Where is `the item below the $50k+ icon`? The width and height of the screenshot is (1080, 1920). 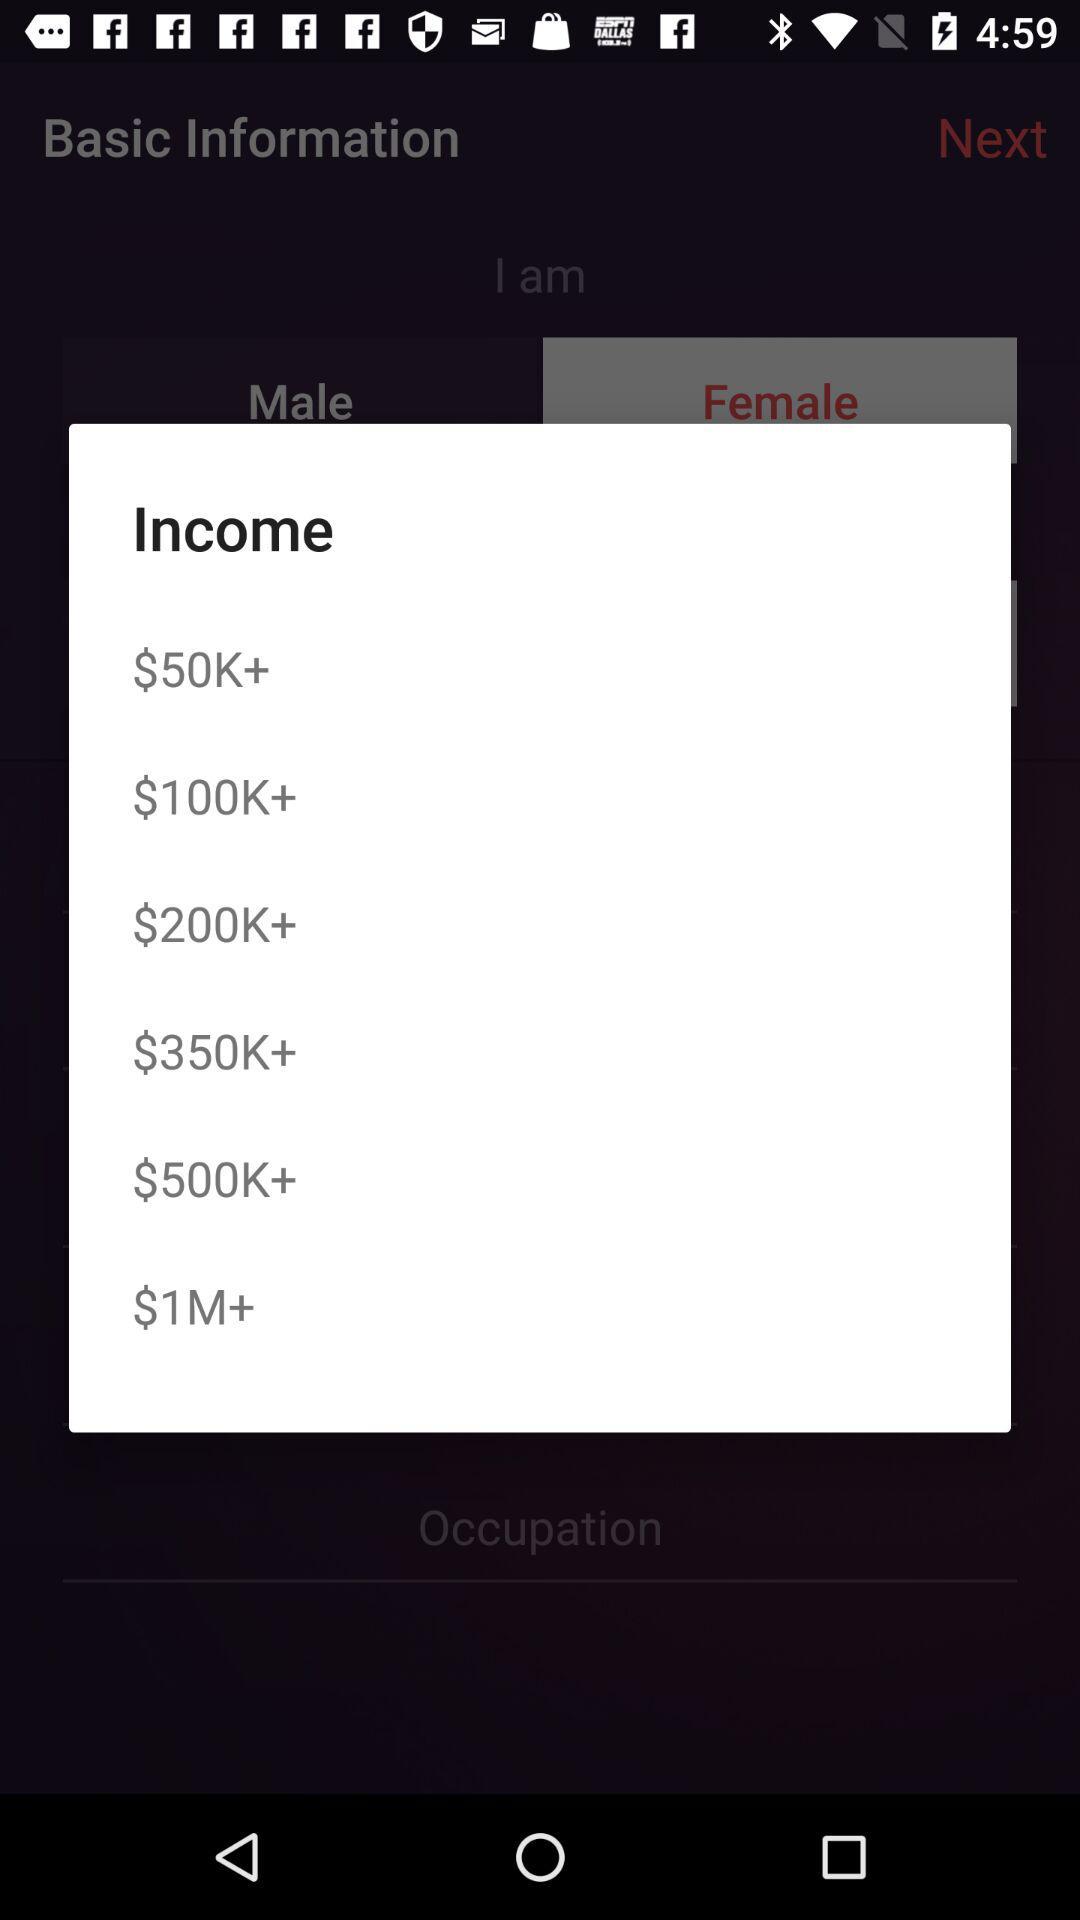
the item below the $50k+ icon is located at coordinates (214, 794).